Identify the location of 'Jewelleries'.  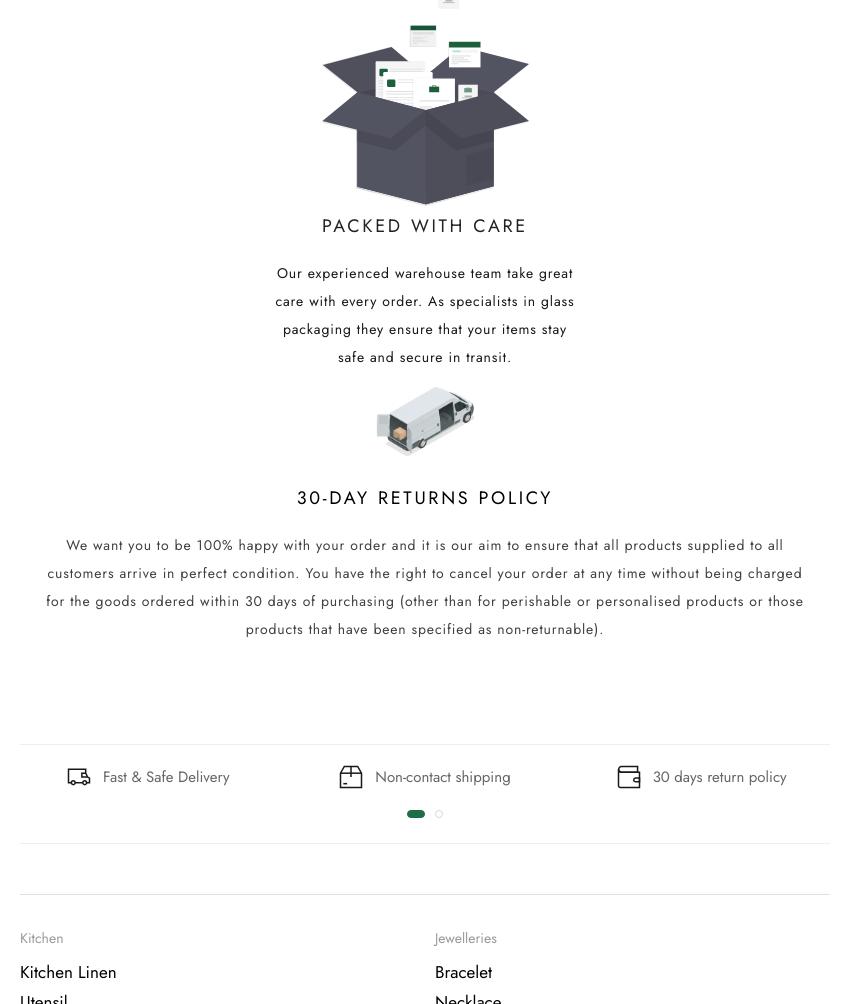
(464, 938).